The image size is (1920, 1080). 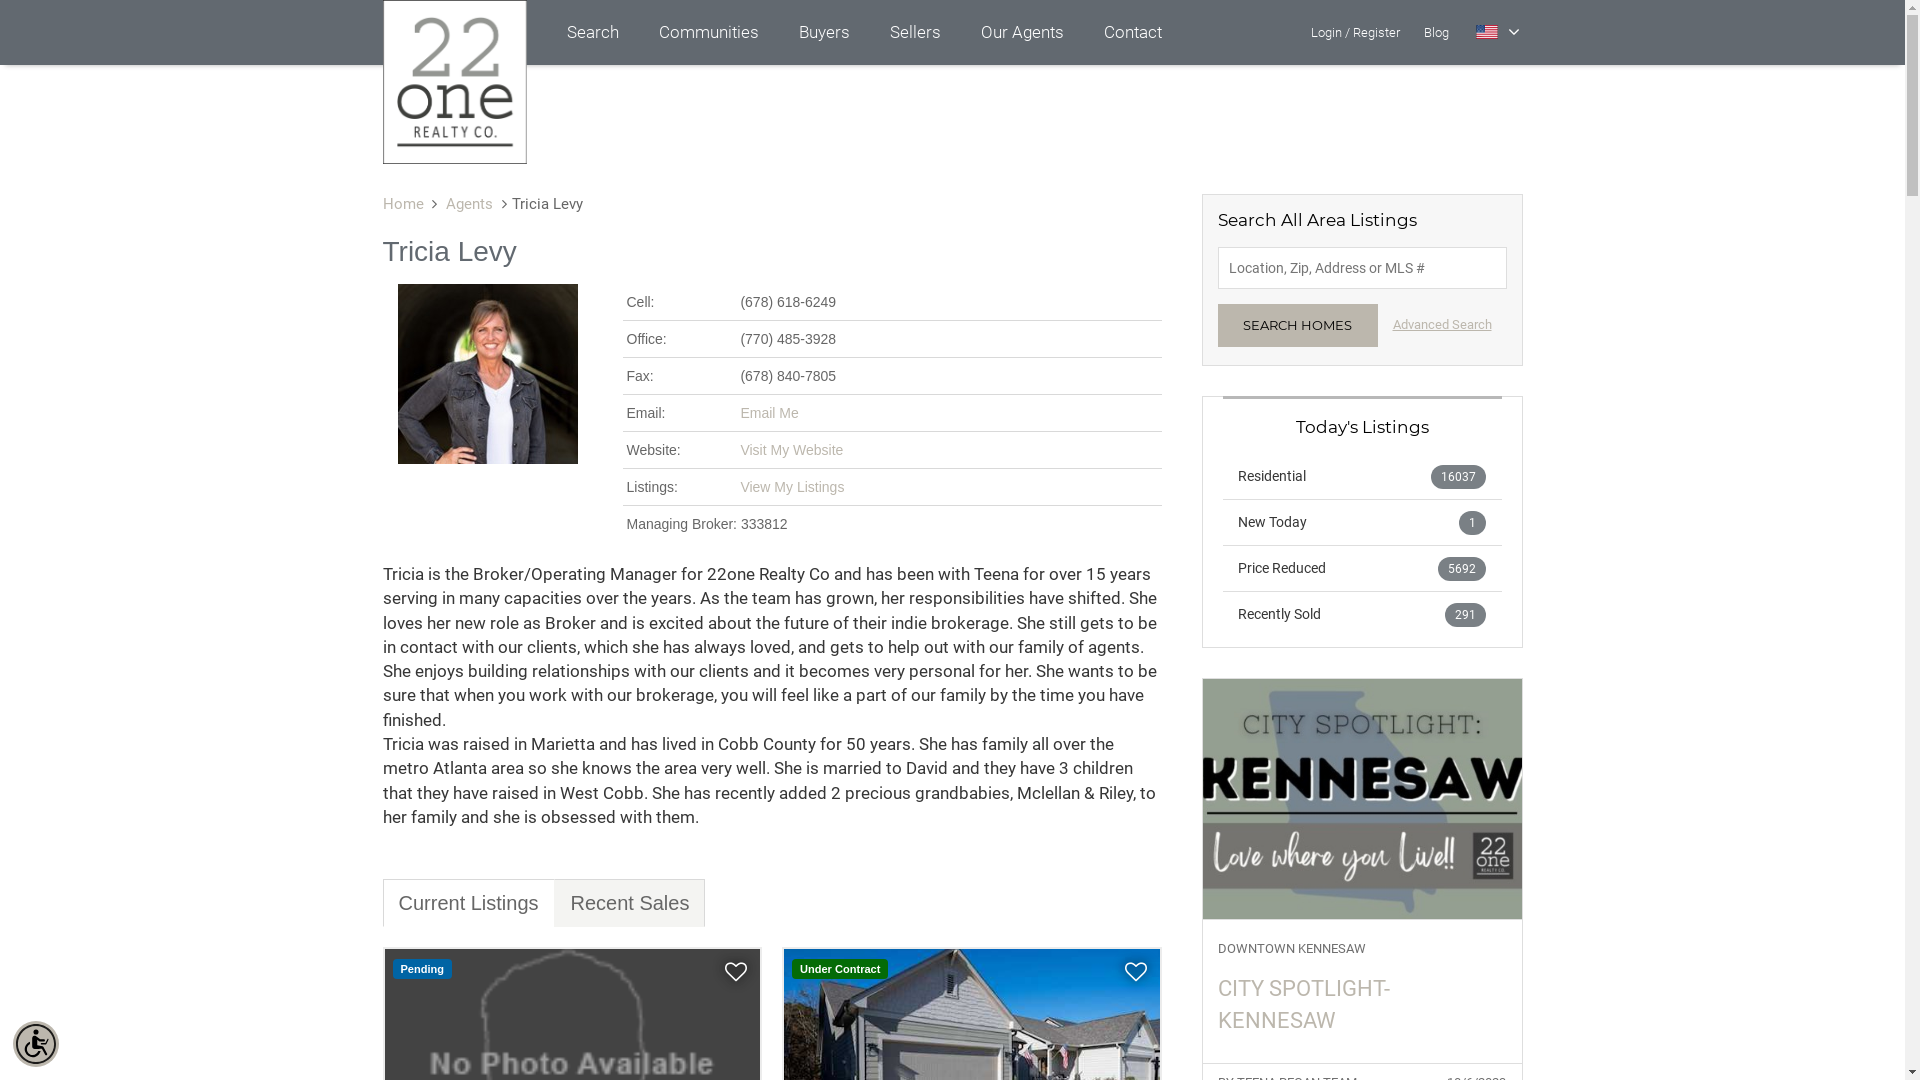 What do you see at coordinates (1423, 32) in the screenshot?
I see `'Blog'` at bounding box center [1423, 32].